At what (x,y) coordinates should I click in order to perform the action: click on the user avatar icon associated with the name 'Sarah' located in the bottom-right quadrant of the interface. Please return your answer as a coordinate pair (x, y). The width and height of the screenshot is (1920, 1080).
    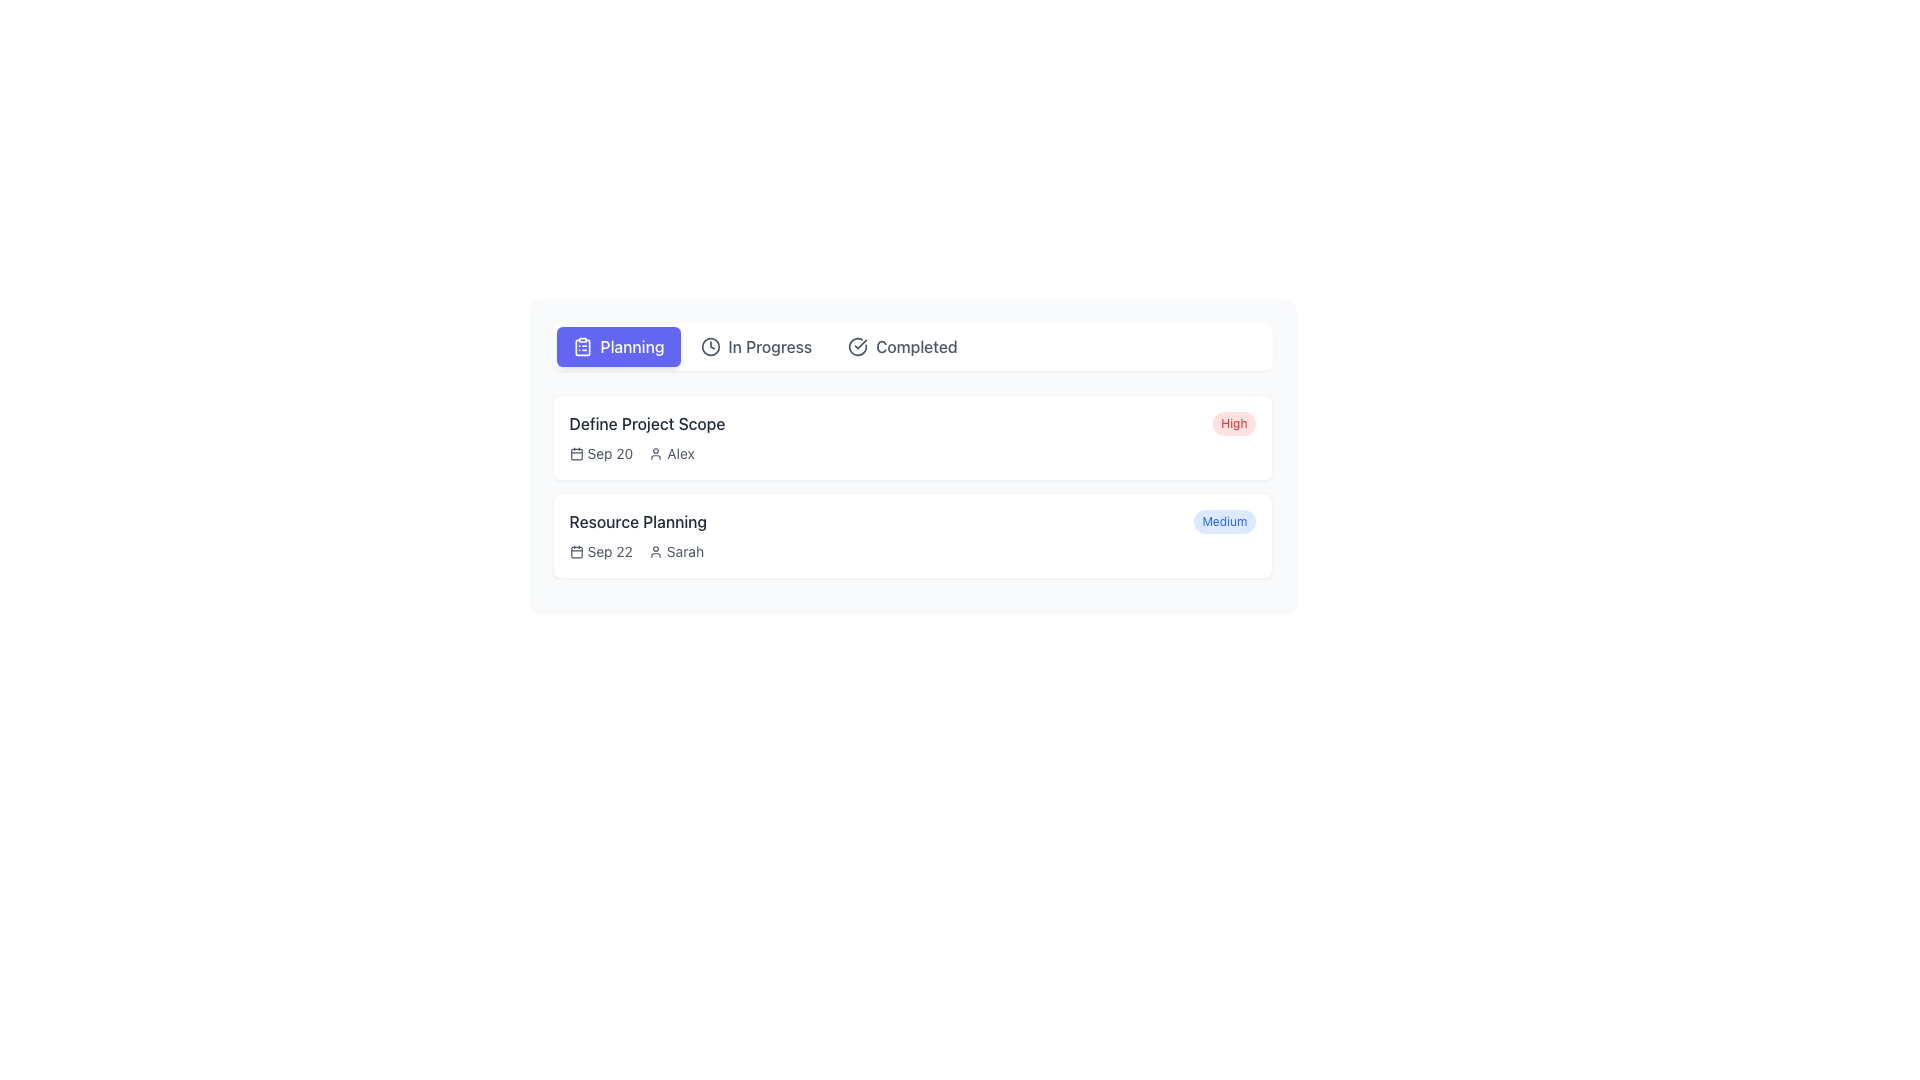
    Looking at the image, I should click on (655, 551).